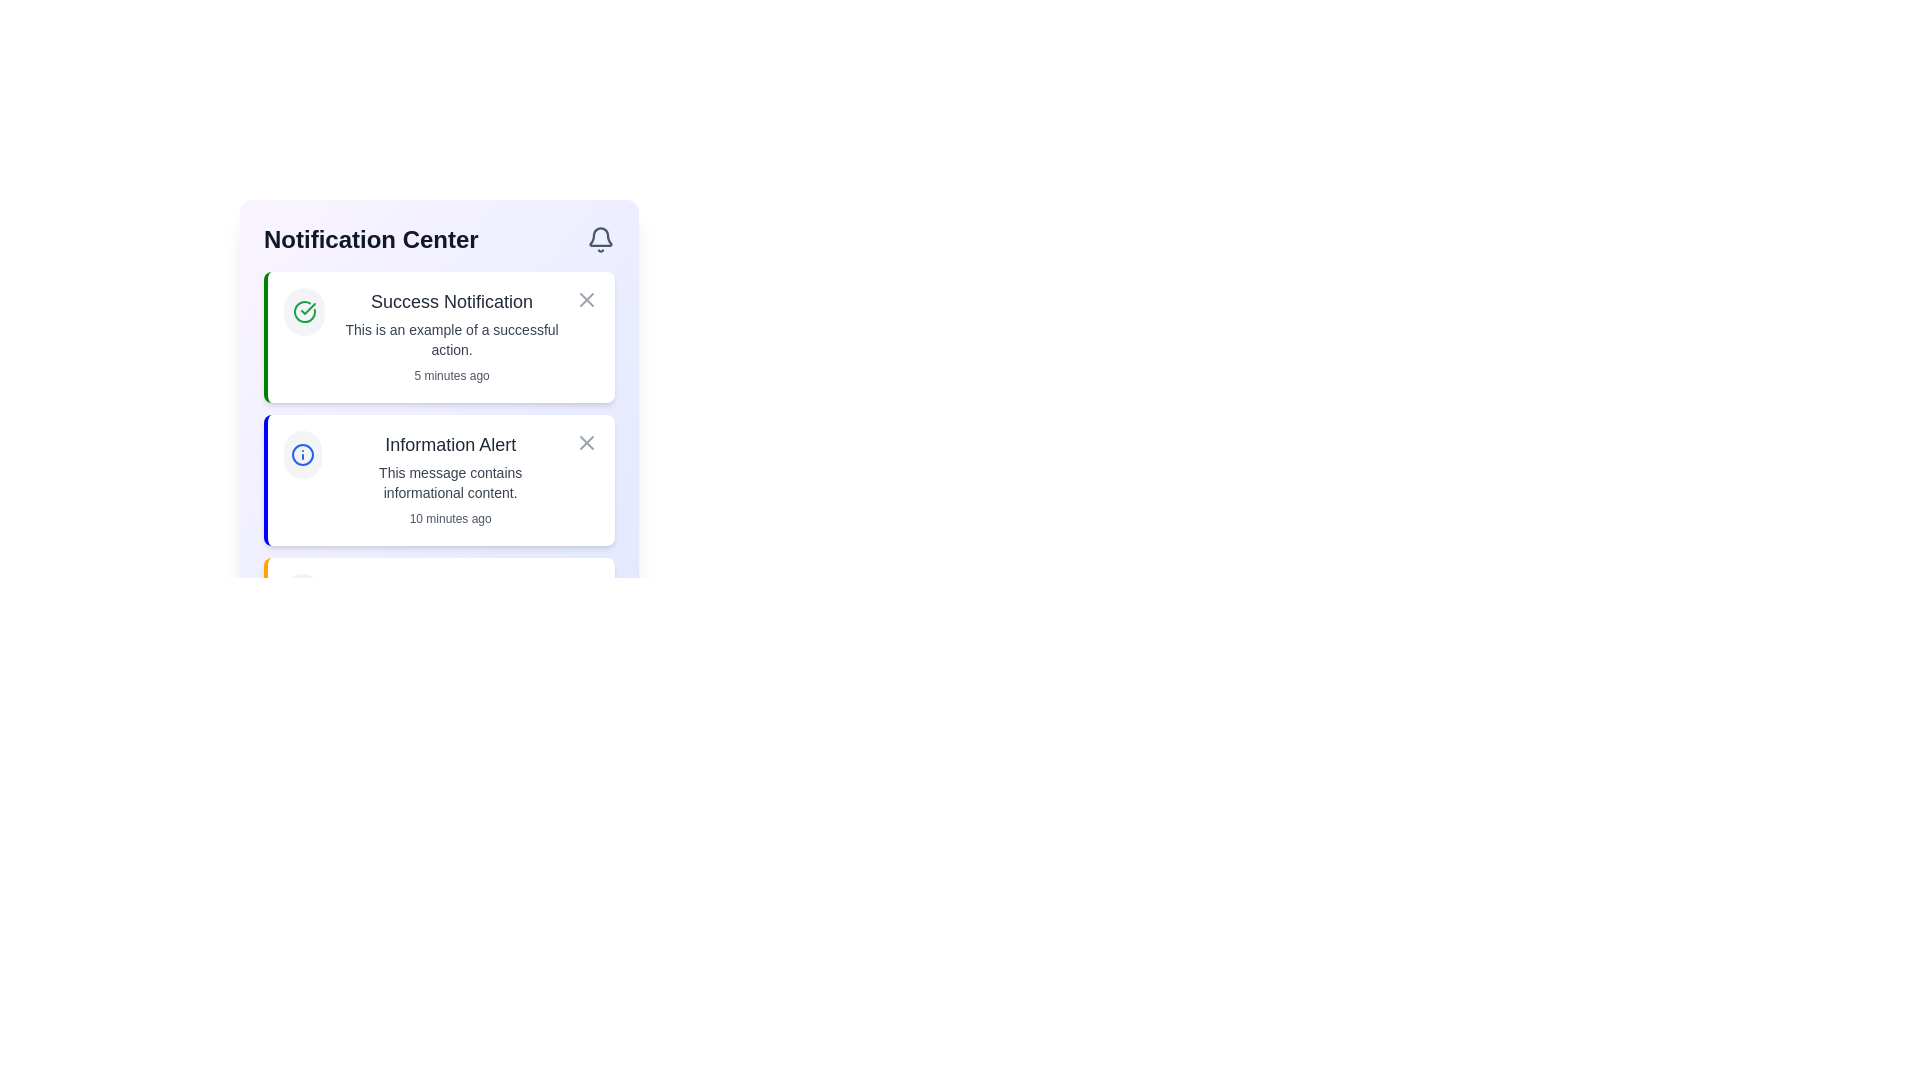 The image size is (1920, 1080). I want to click on the checkmark icon that signifies a successful operation, located at the center of the success notification card in the notification center interface, so click(307, 308).